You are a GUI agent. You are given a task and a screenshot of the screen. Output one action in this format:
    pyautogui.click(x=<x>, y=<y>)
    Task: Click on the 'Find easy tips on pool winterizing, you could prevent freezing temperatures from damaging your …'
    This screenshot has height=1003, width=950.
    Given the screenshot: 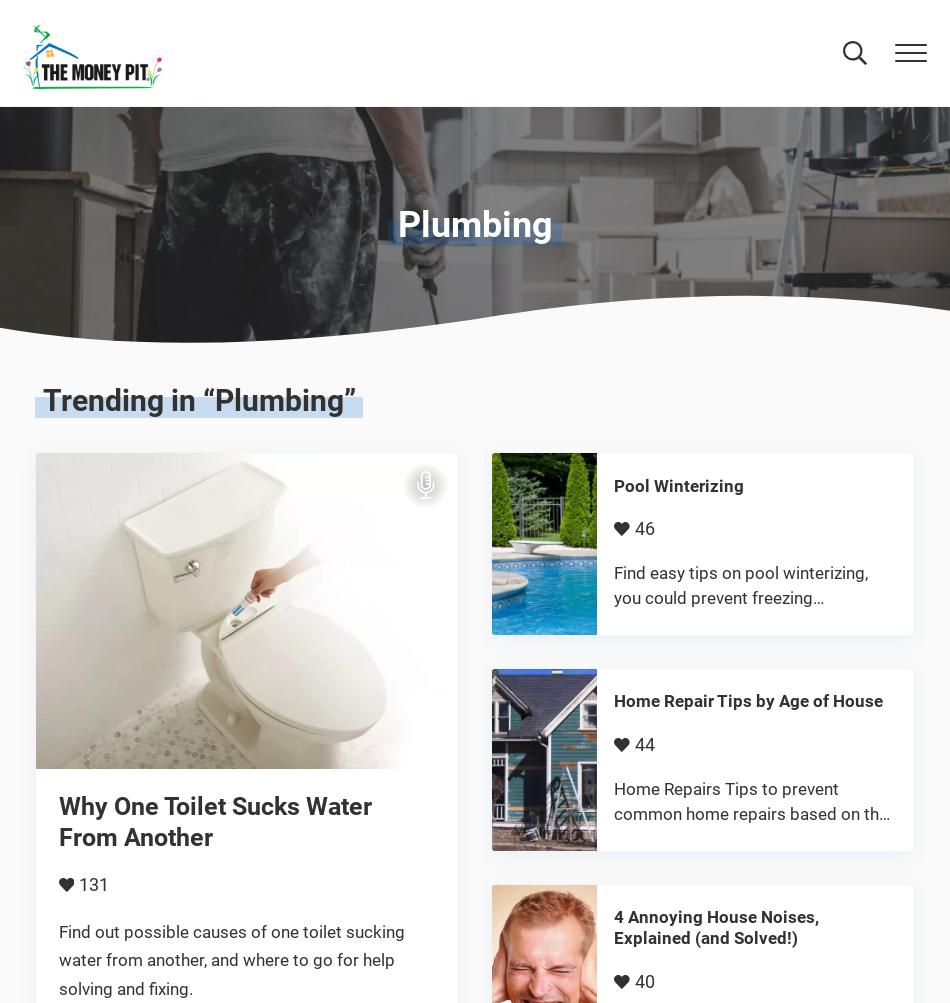 What is the action you would take?
    pyautogui.click(x=751, y=597)
    